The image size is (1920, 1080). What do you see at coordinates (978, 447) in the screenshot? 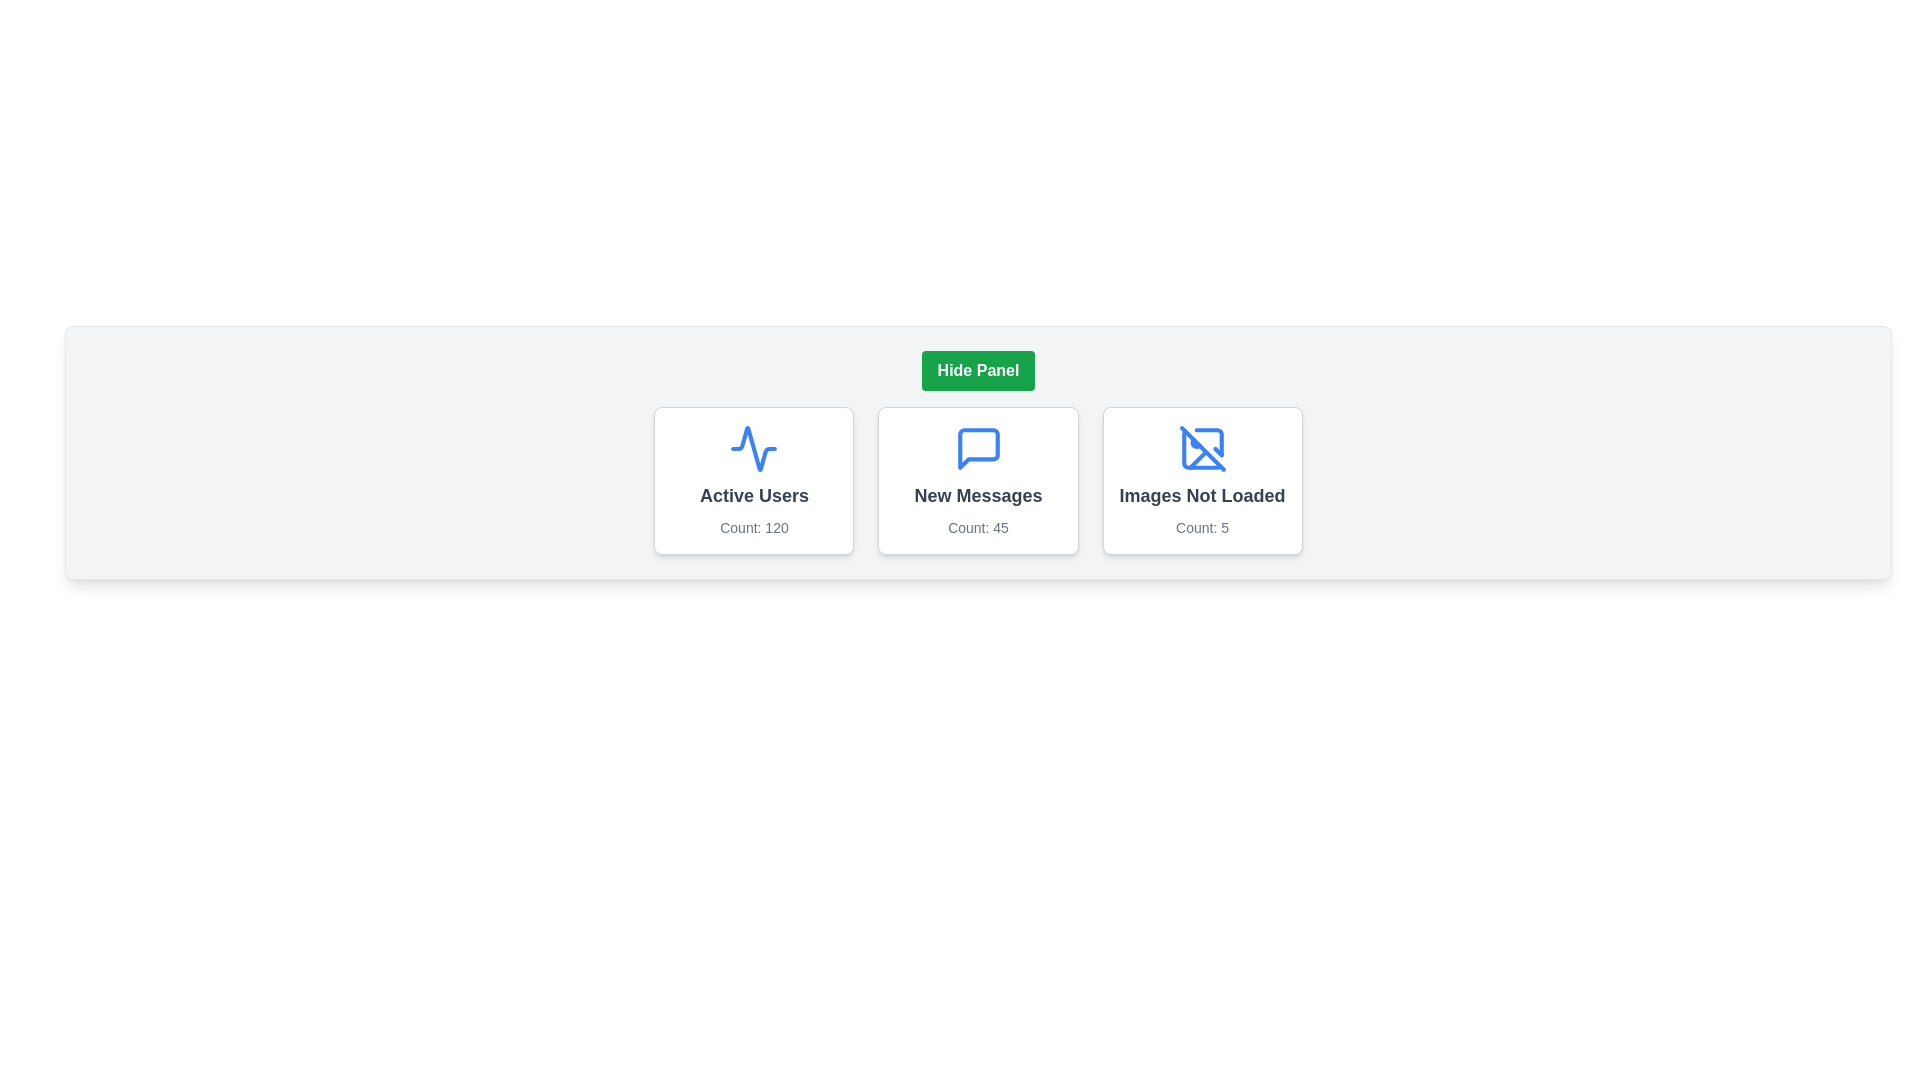
I see `the decorative icon representing messages located at the top-center of the 'New Messages' card, positioned above the text 'New Messages' and 'Count: 45'` at bounding box center [978, 447].